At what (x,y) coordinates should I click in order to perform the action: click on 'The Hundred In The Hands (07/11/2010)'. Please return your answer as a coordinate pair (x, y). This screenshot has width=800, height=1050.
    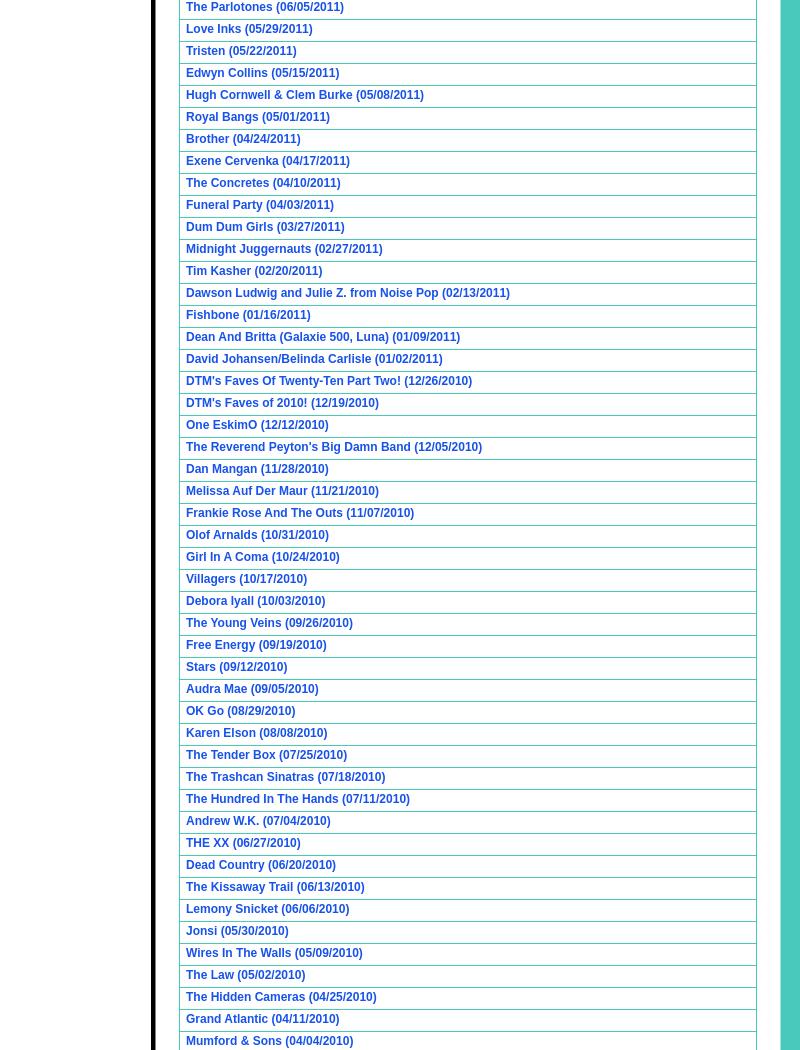
    Looking at the image, I should click on (298, 798).